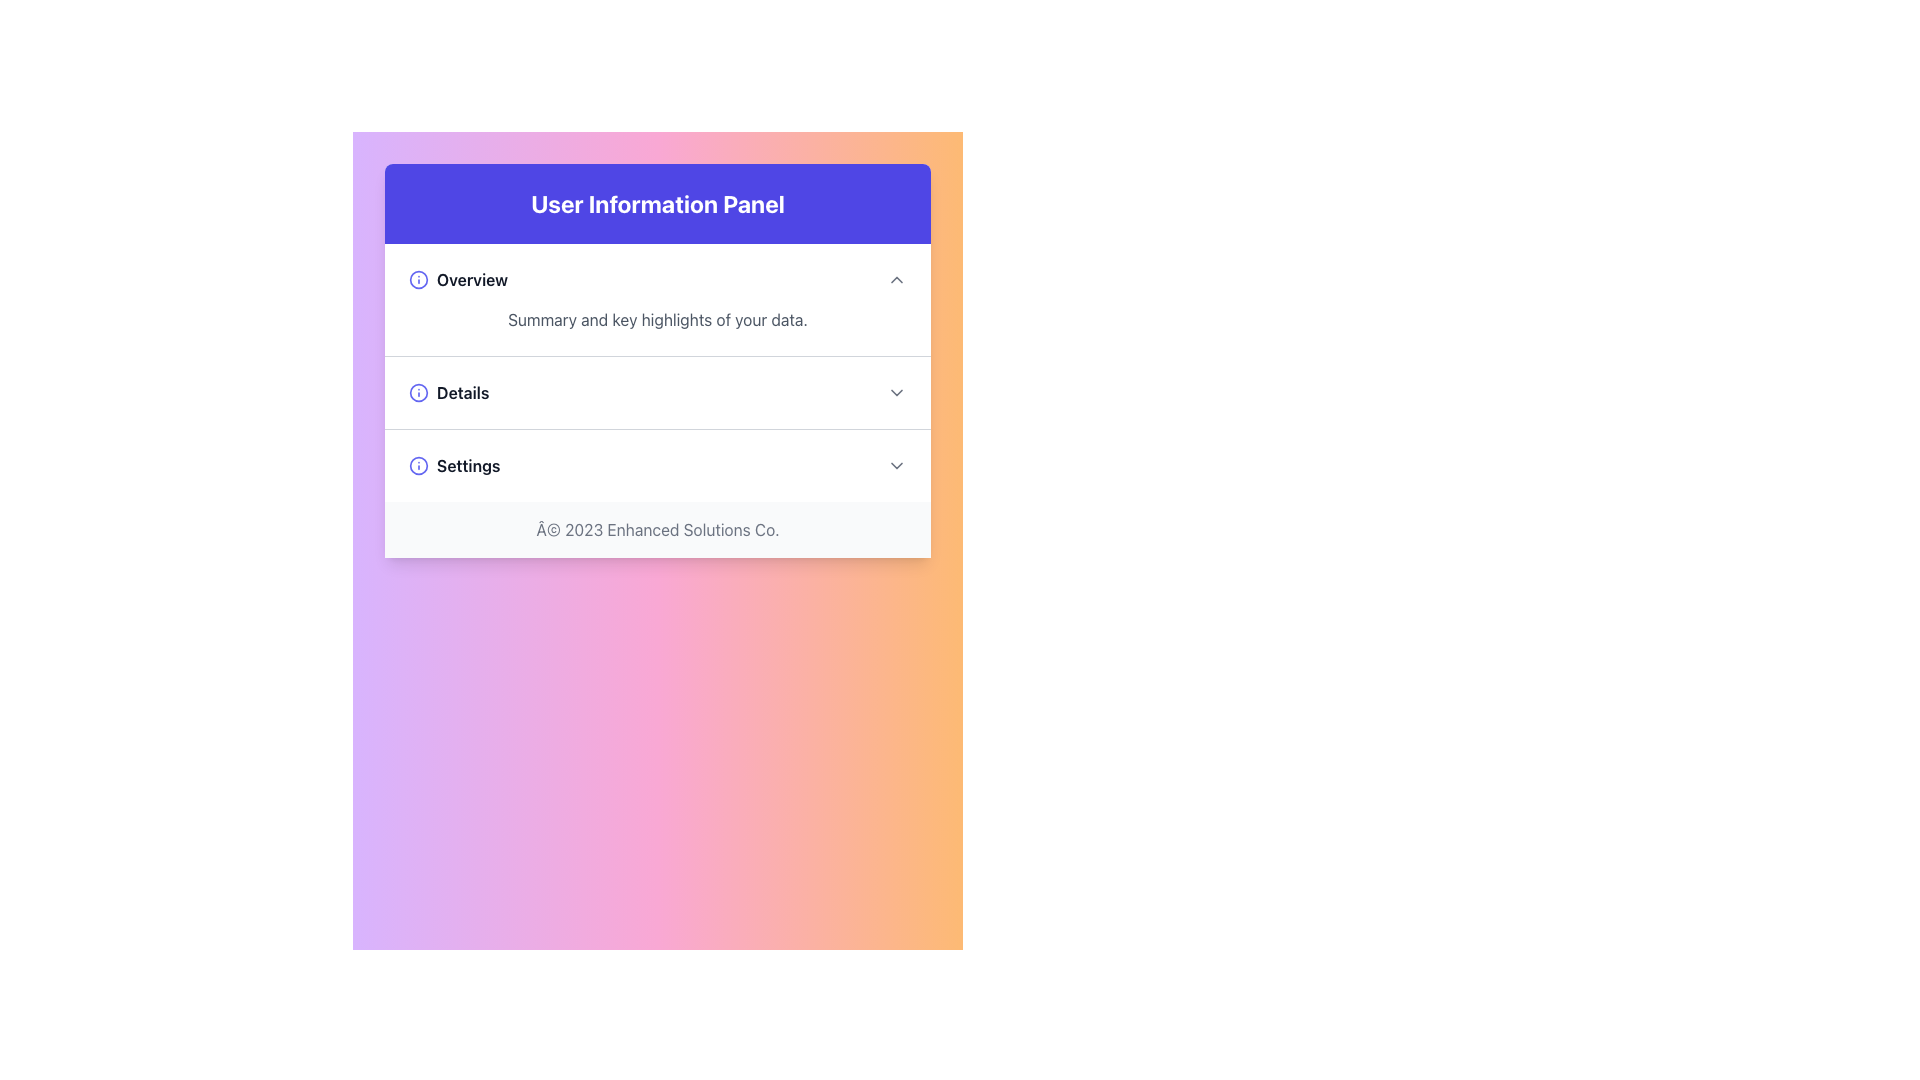 The width and height of the screenshot is (1920, 1080). I want to click on the upward-pointing chevron icon with a gray color and rounded outline located in the 'Overview' section, so click(896, 280).